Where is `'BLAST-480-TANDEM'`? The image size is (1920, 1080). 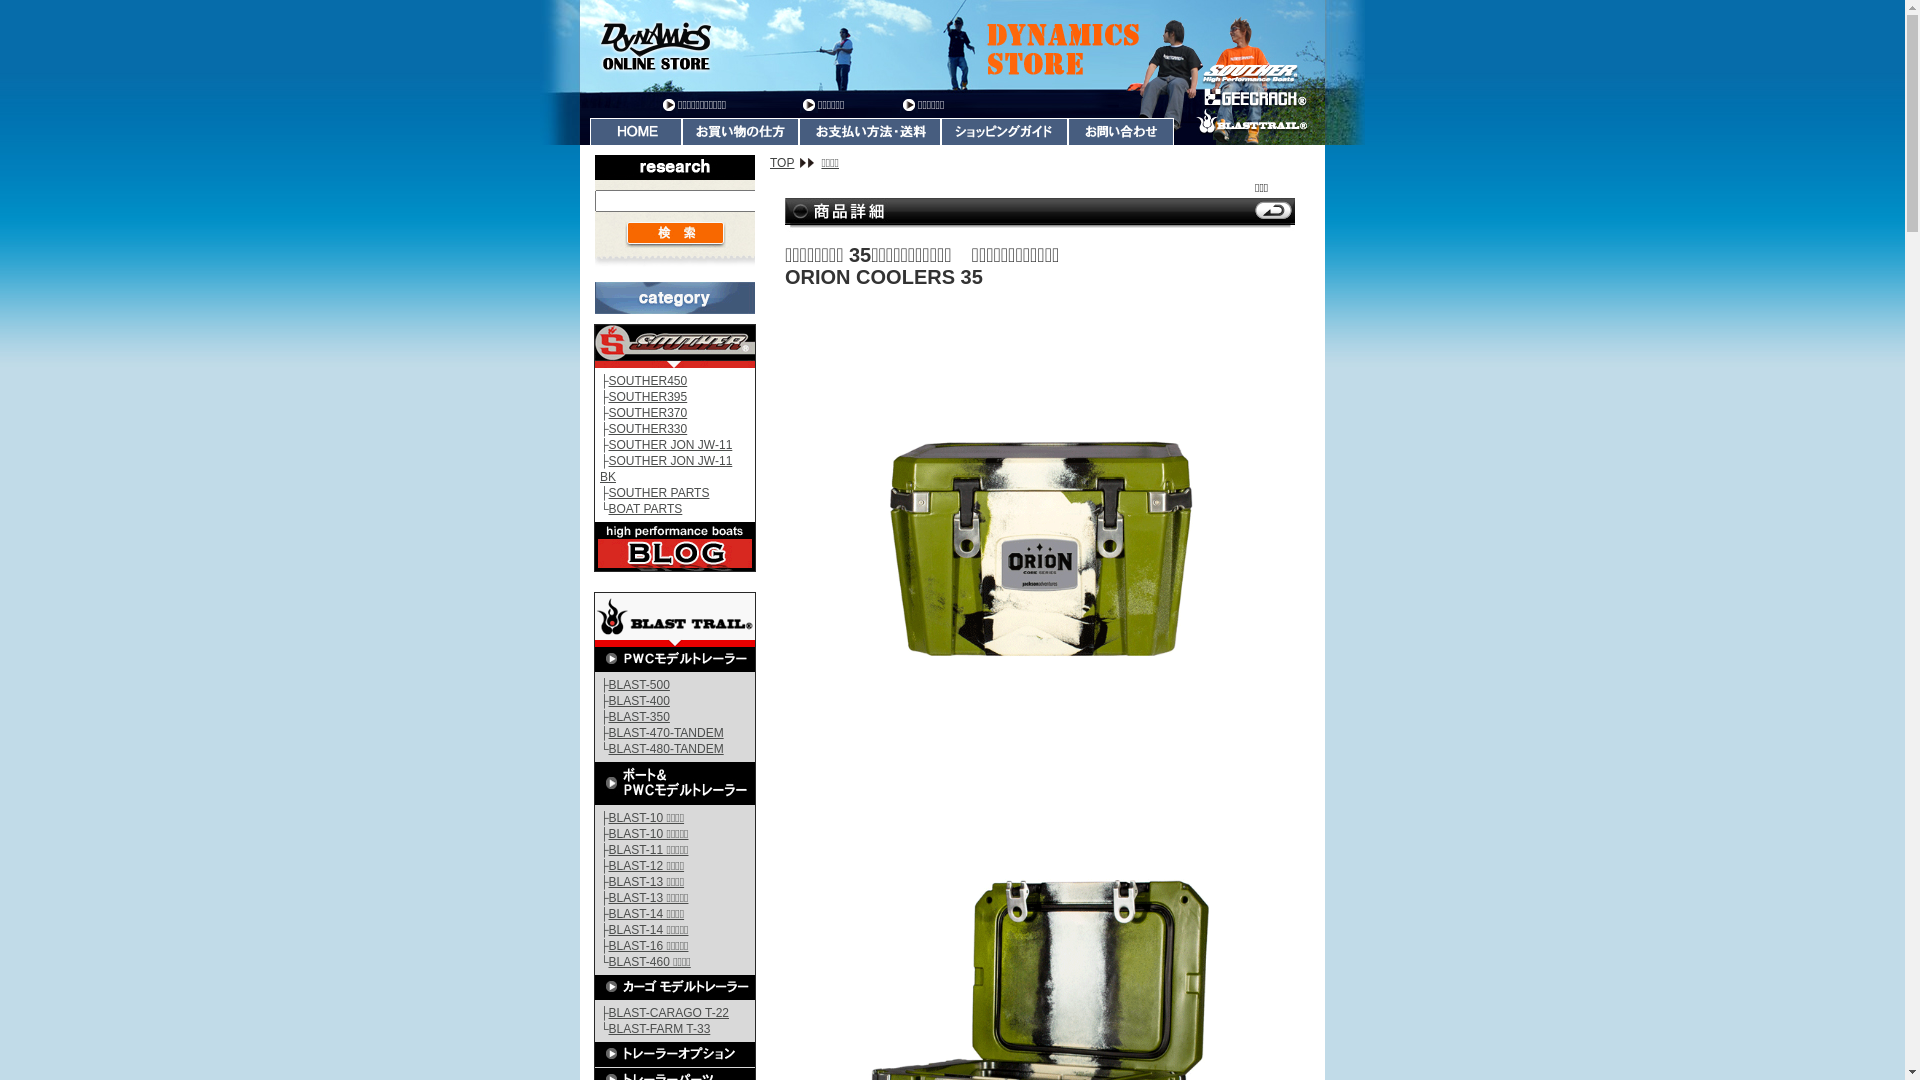
'BLAST-480-TANDEM' is located at coordinates (666, 748).